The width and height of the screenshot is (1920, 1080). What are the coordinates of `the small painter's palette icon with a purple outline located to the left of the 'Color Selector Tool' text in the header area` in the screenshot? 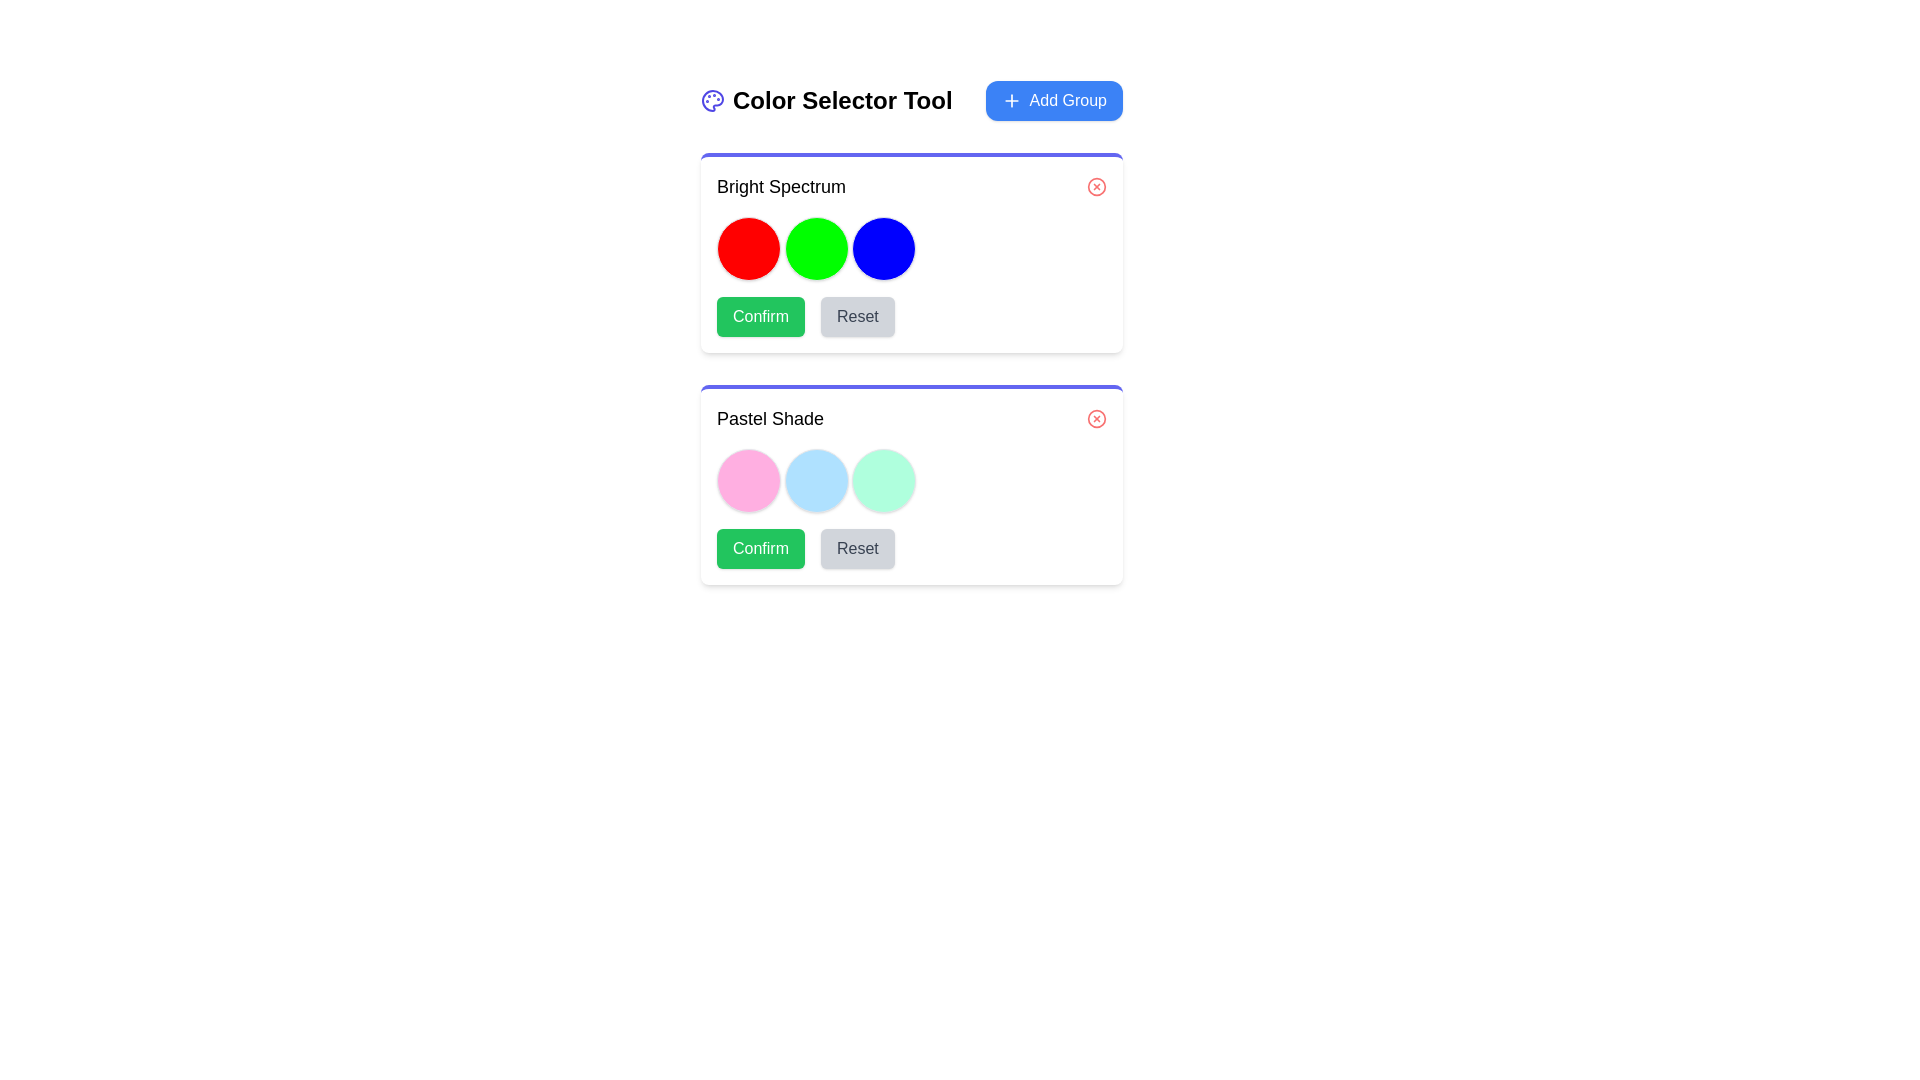 It's located at (713, 100).